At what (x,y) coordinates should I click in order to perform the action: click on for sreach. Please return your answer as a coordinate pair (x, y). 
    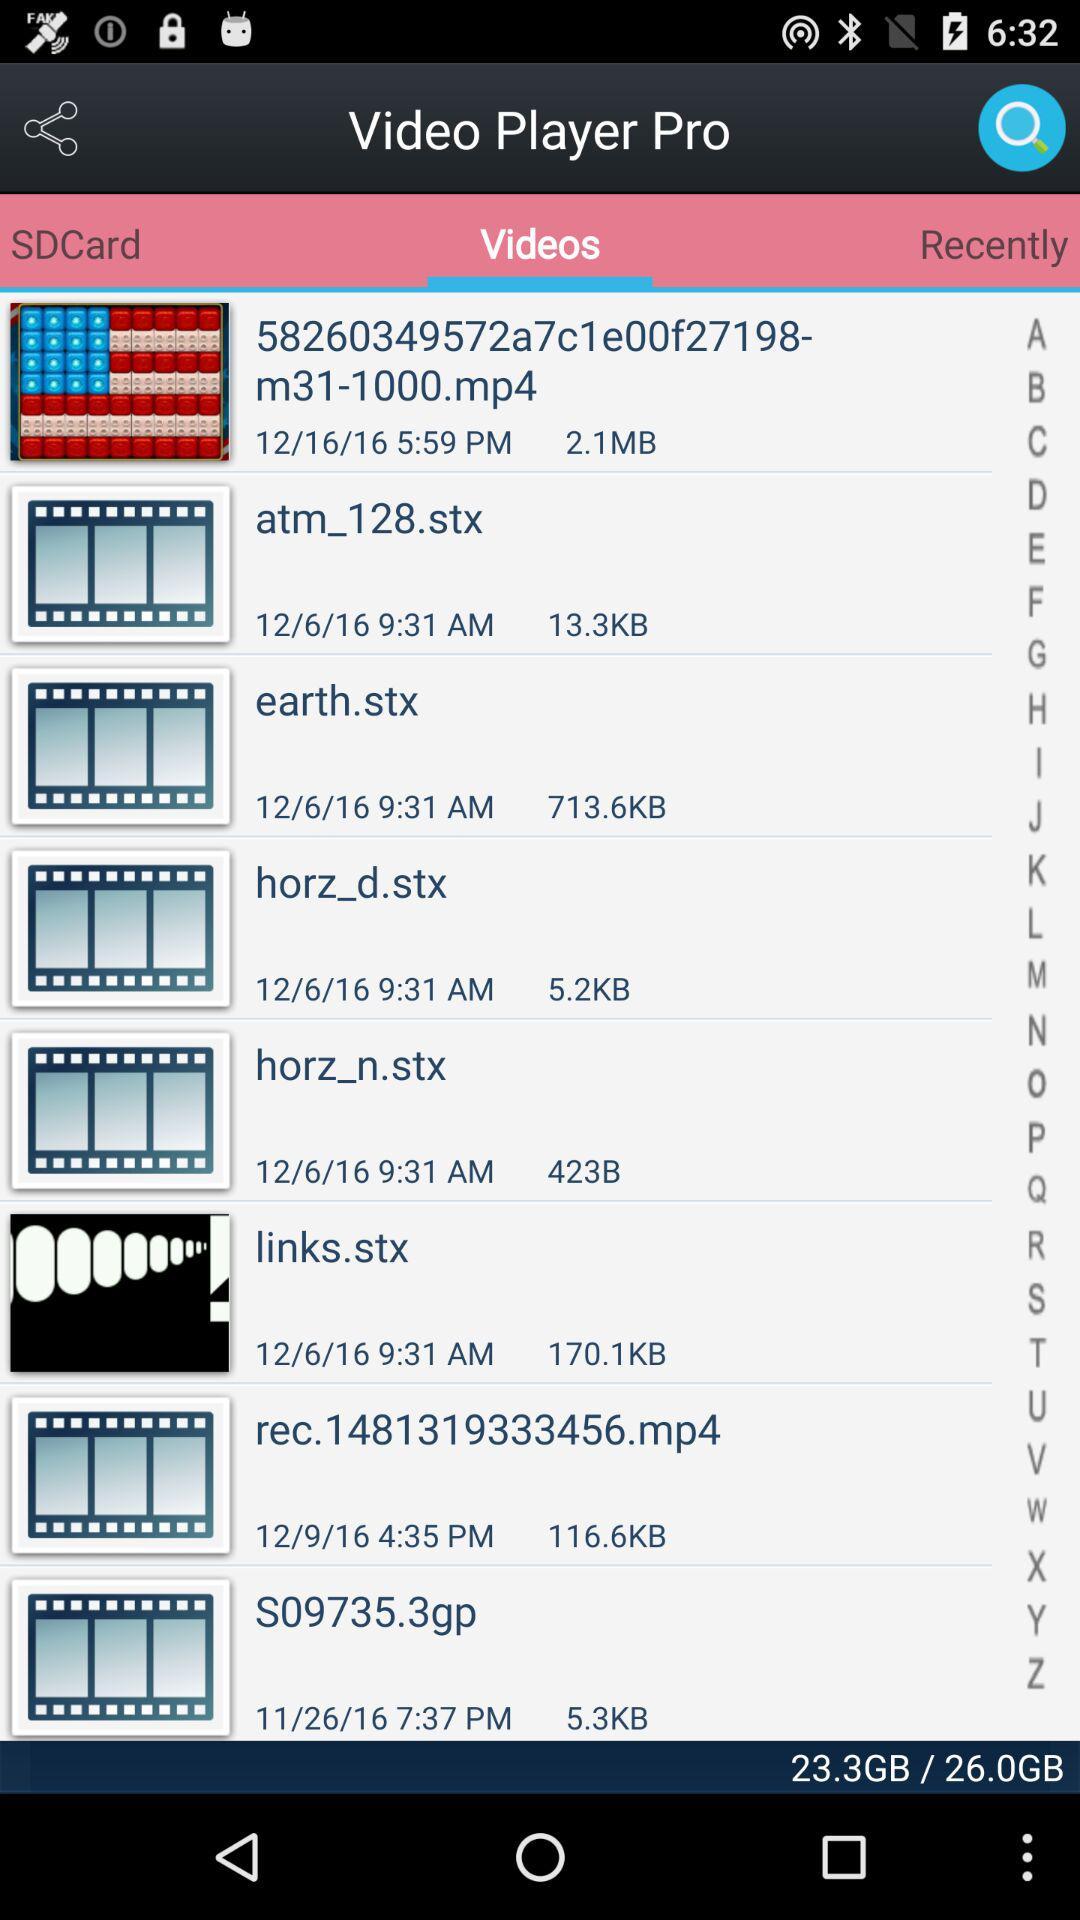
    Looking at the image, I should click on (1021, 127).